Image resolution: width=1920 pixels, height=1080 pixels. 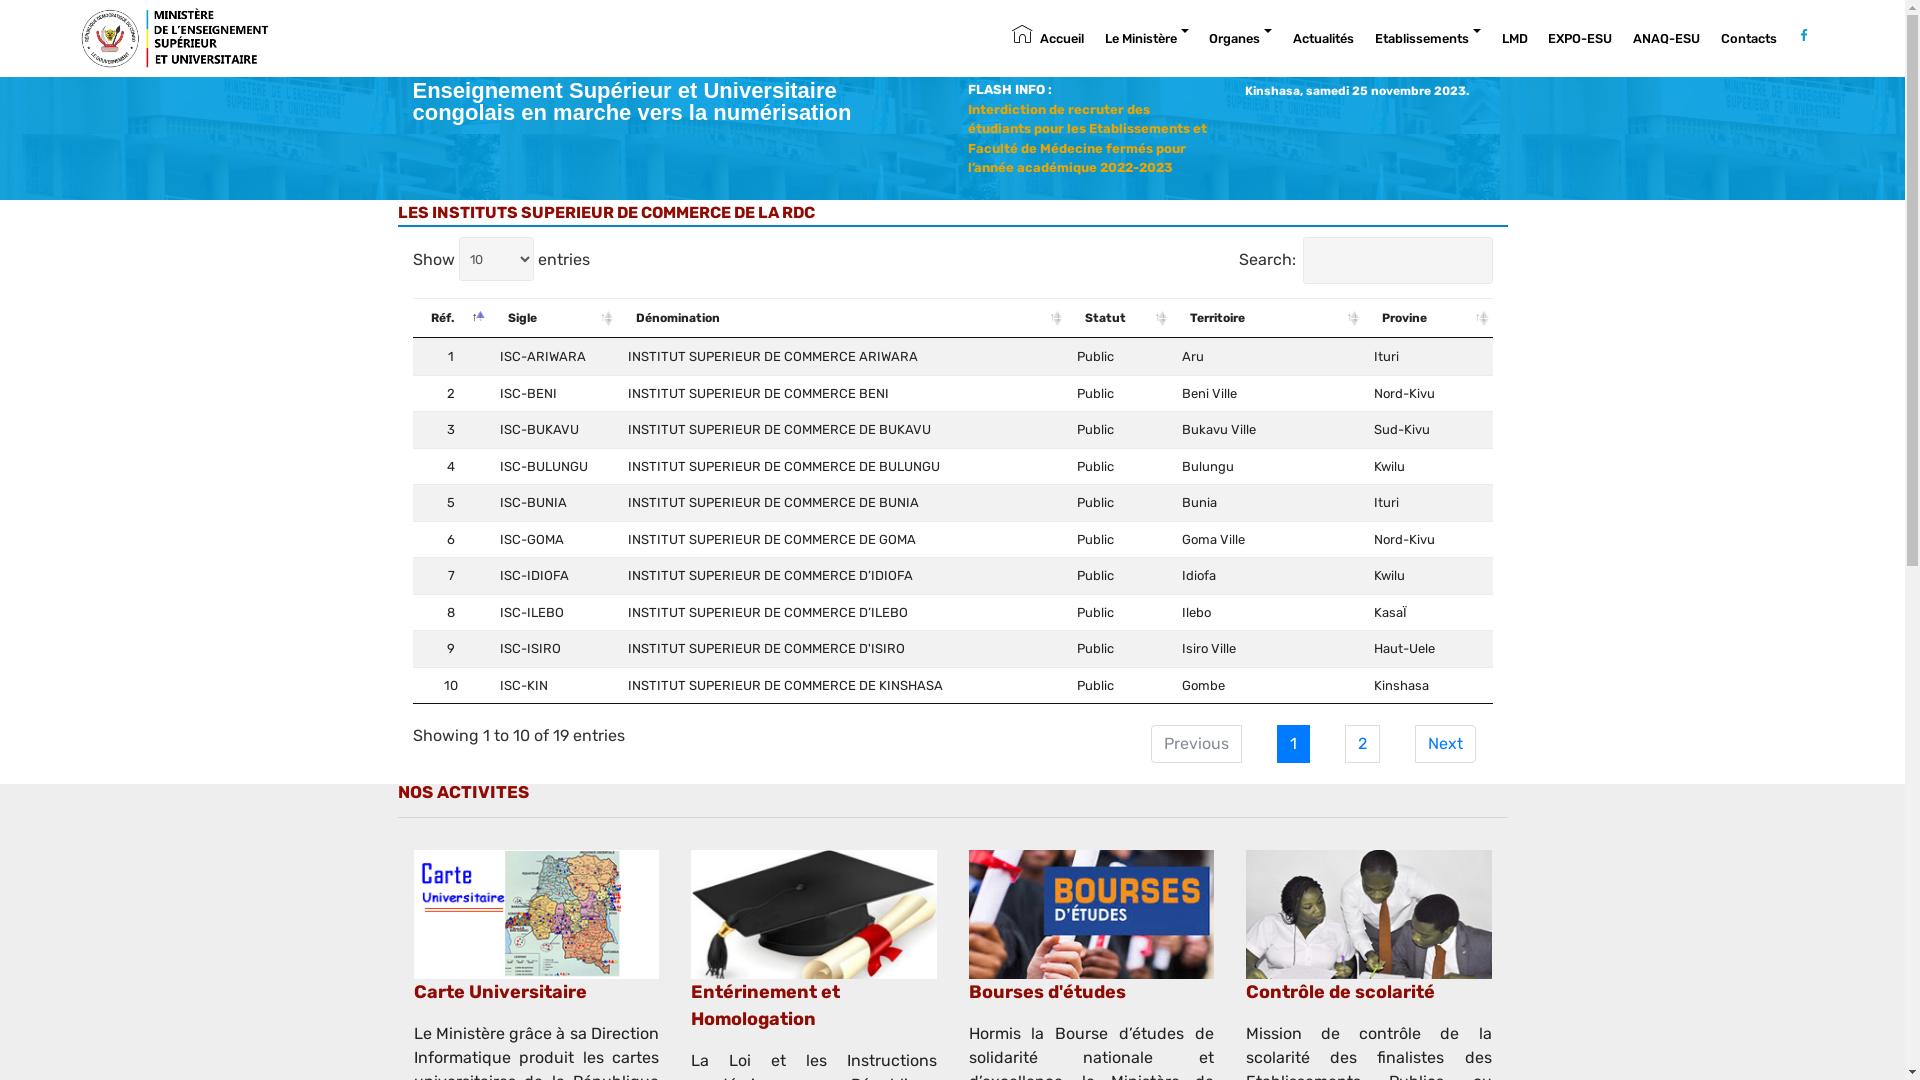 I want to click on 'Previous', so click(x=1195, y=744).